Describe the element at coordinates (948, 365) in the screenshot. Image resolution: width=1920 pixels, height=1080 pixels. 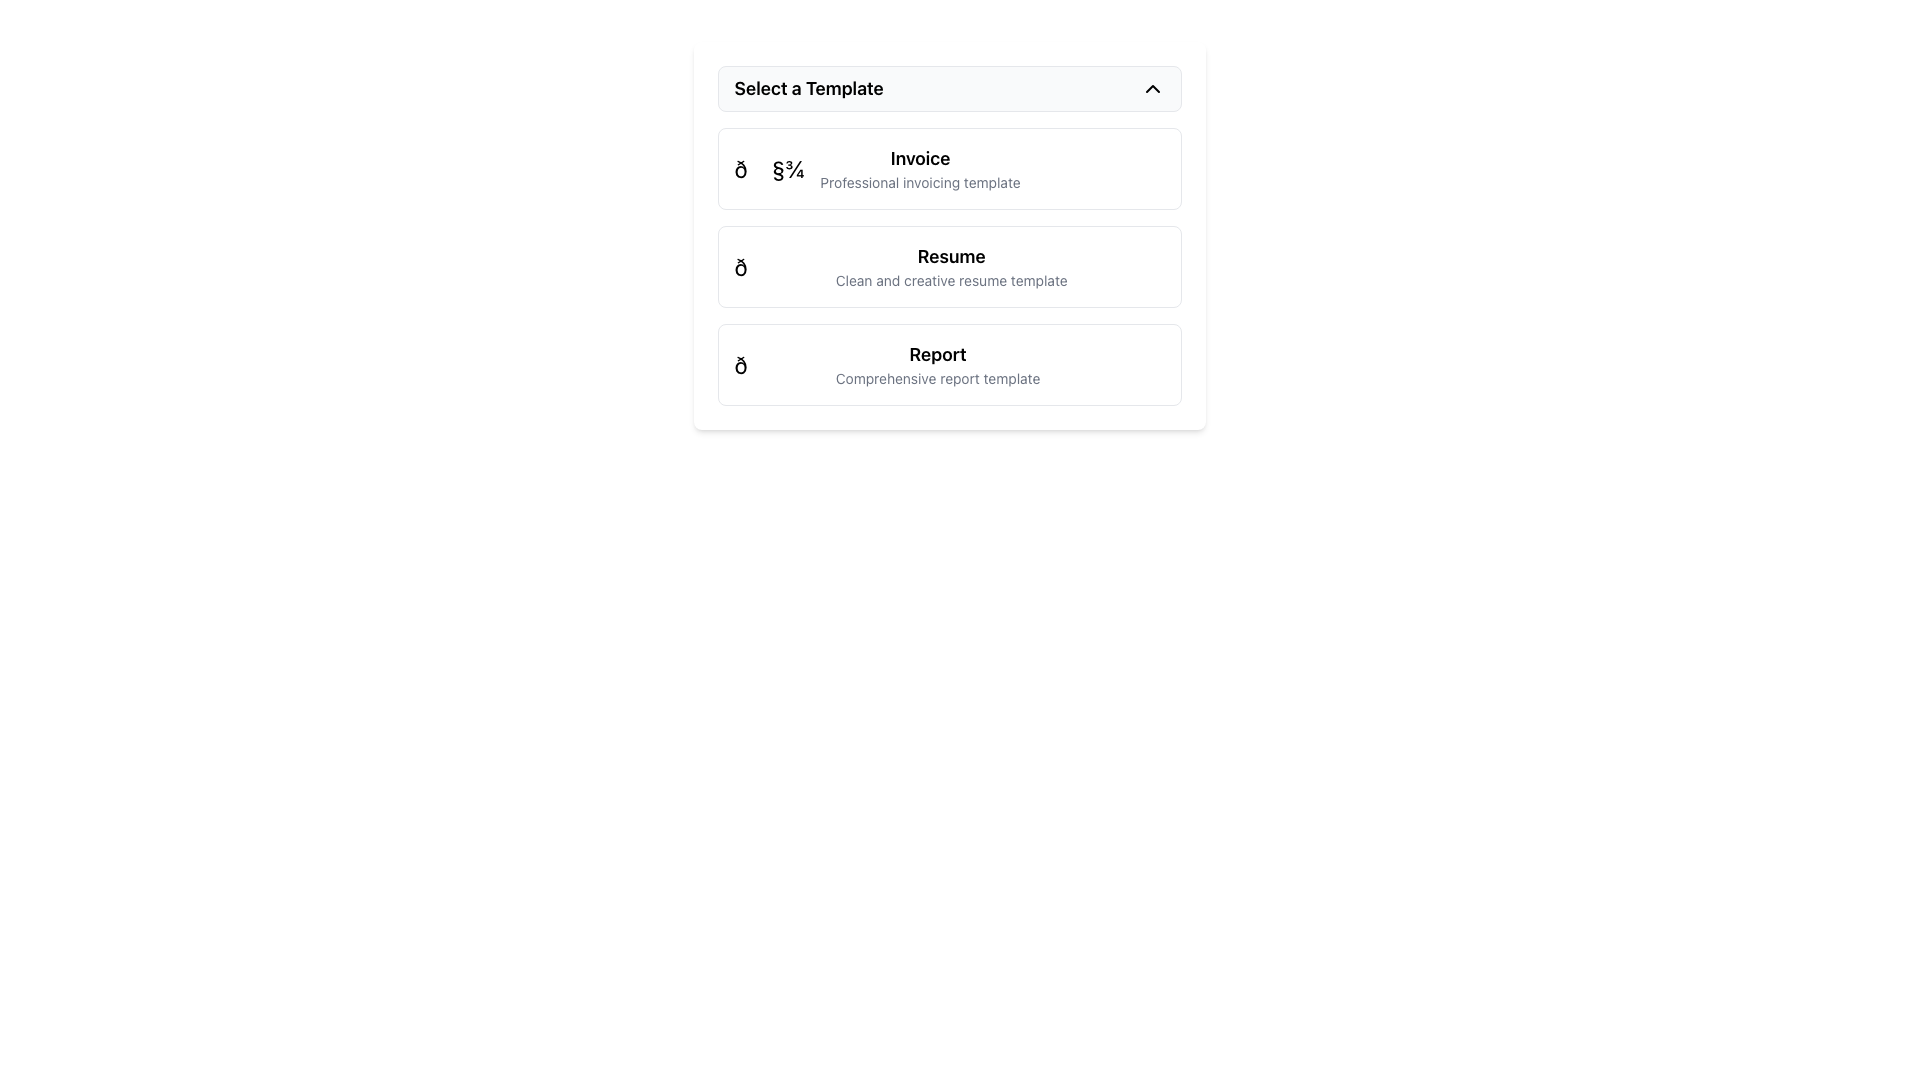
I see `the 'Report' selectable list item, which is the third entry in a vertical list` at that location.